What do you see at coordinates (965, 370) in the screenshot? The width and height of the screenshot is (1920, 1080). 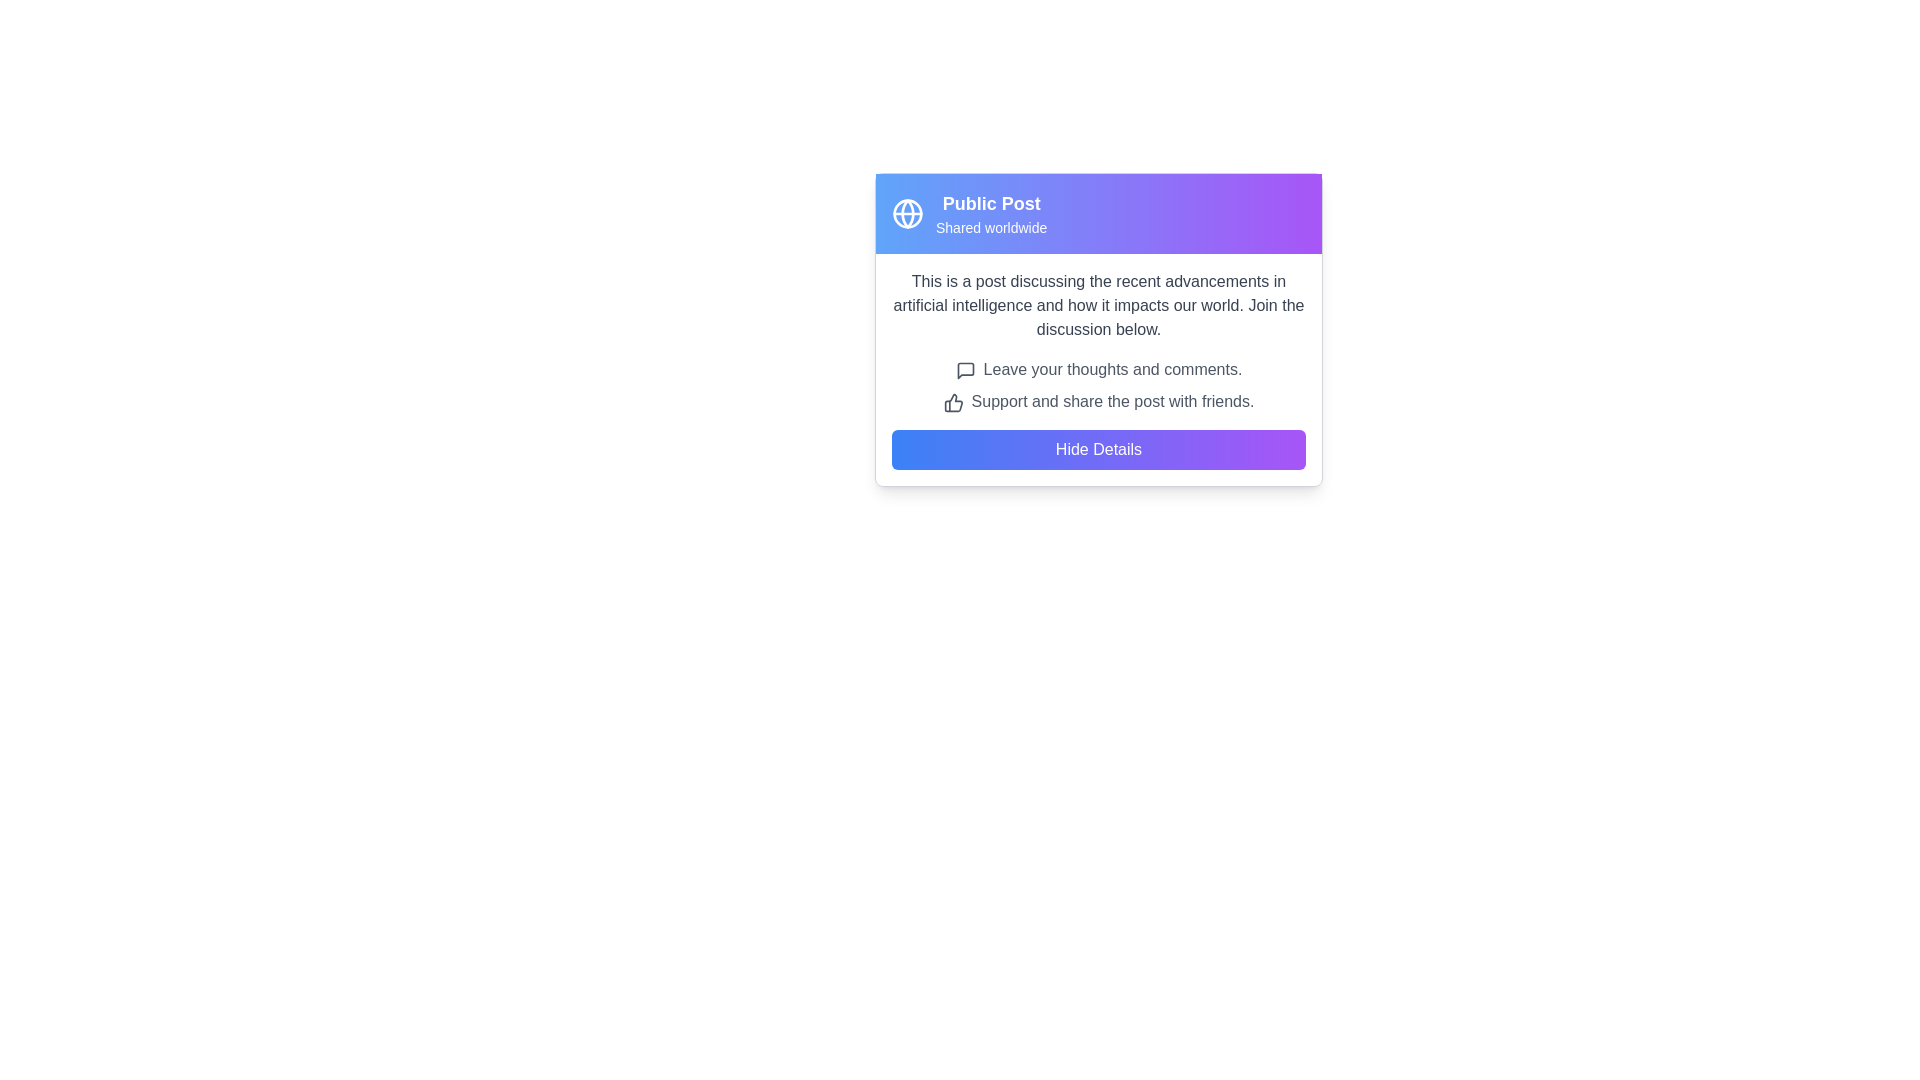 I see `the chat bubble icon located beside the text 'Leave your thoughts and comments' within the user interface card` at bounding box center [965, 370].